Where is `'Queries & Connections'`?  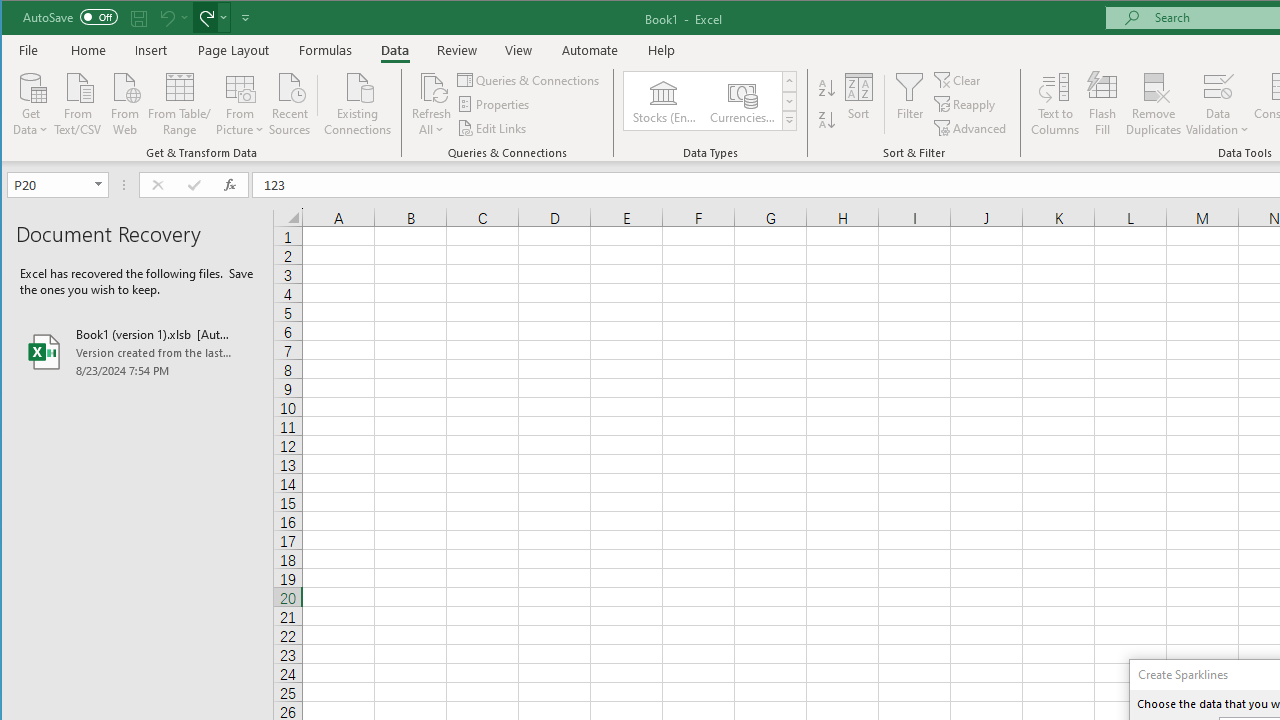 'Queries & Connections' is located at coordinates (529, 79).